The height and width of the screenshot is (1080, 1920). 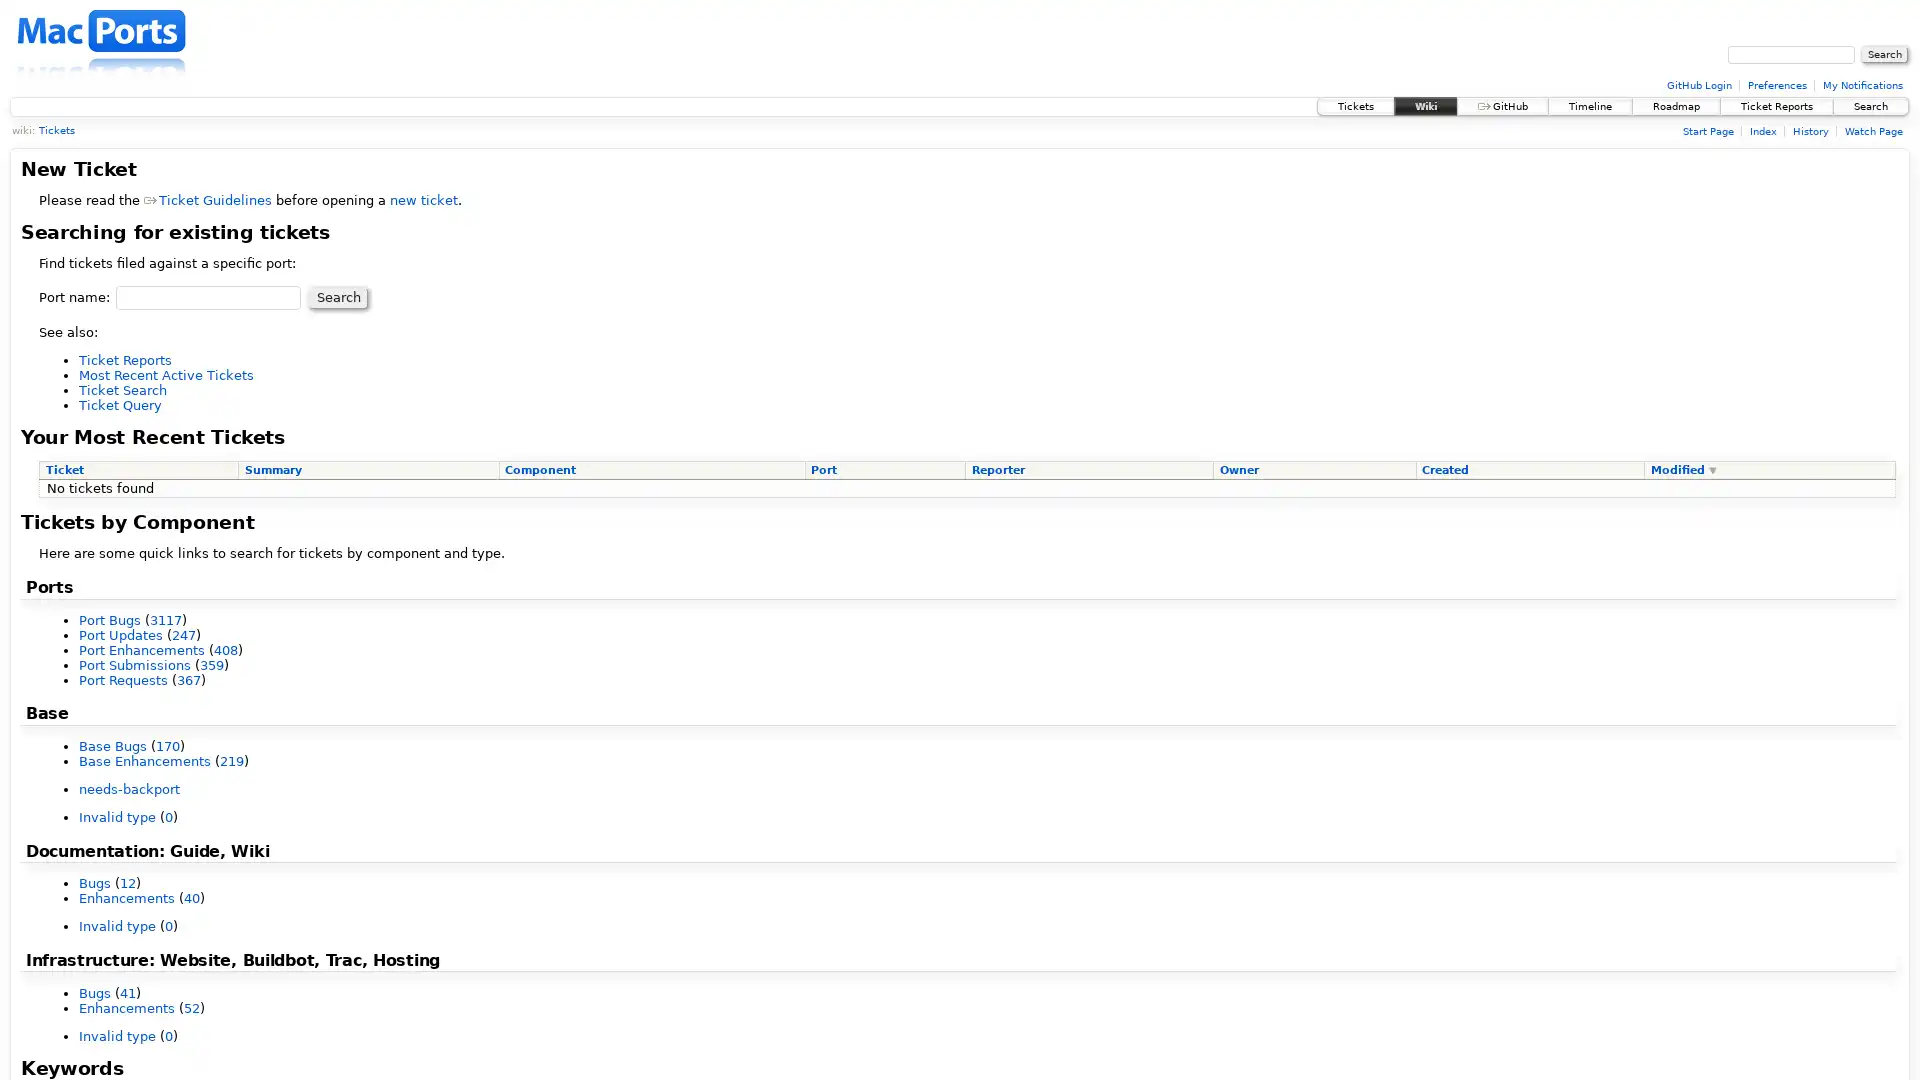 I want to click on Search, so click(x=338, y=297).